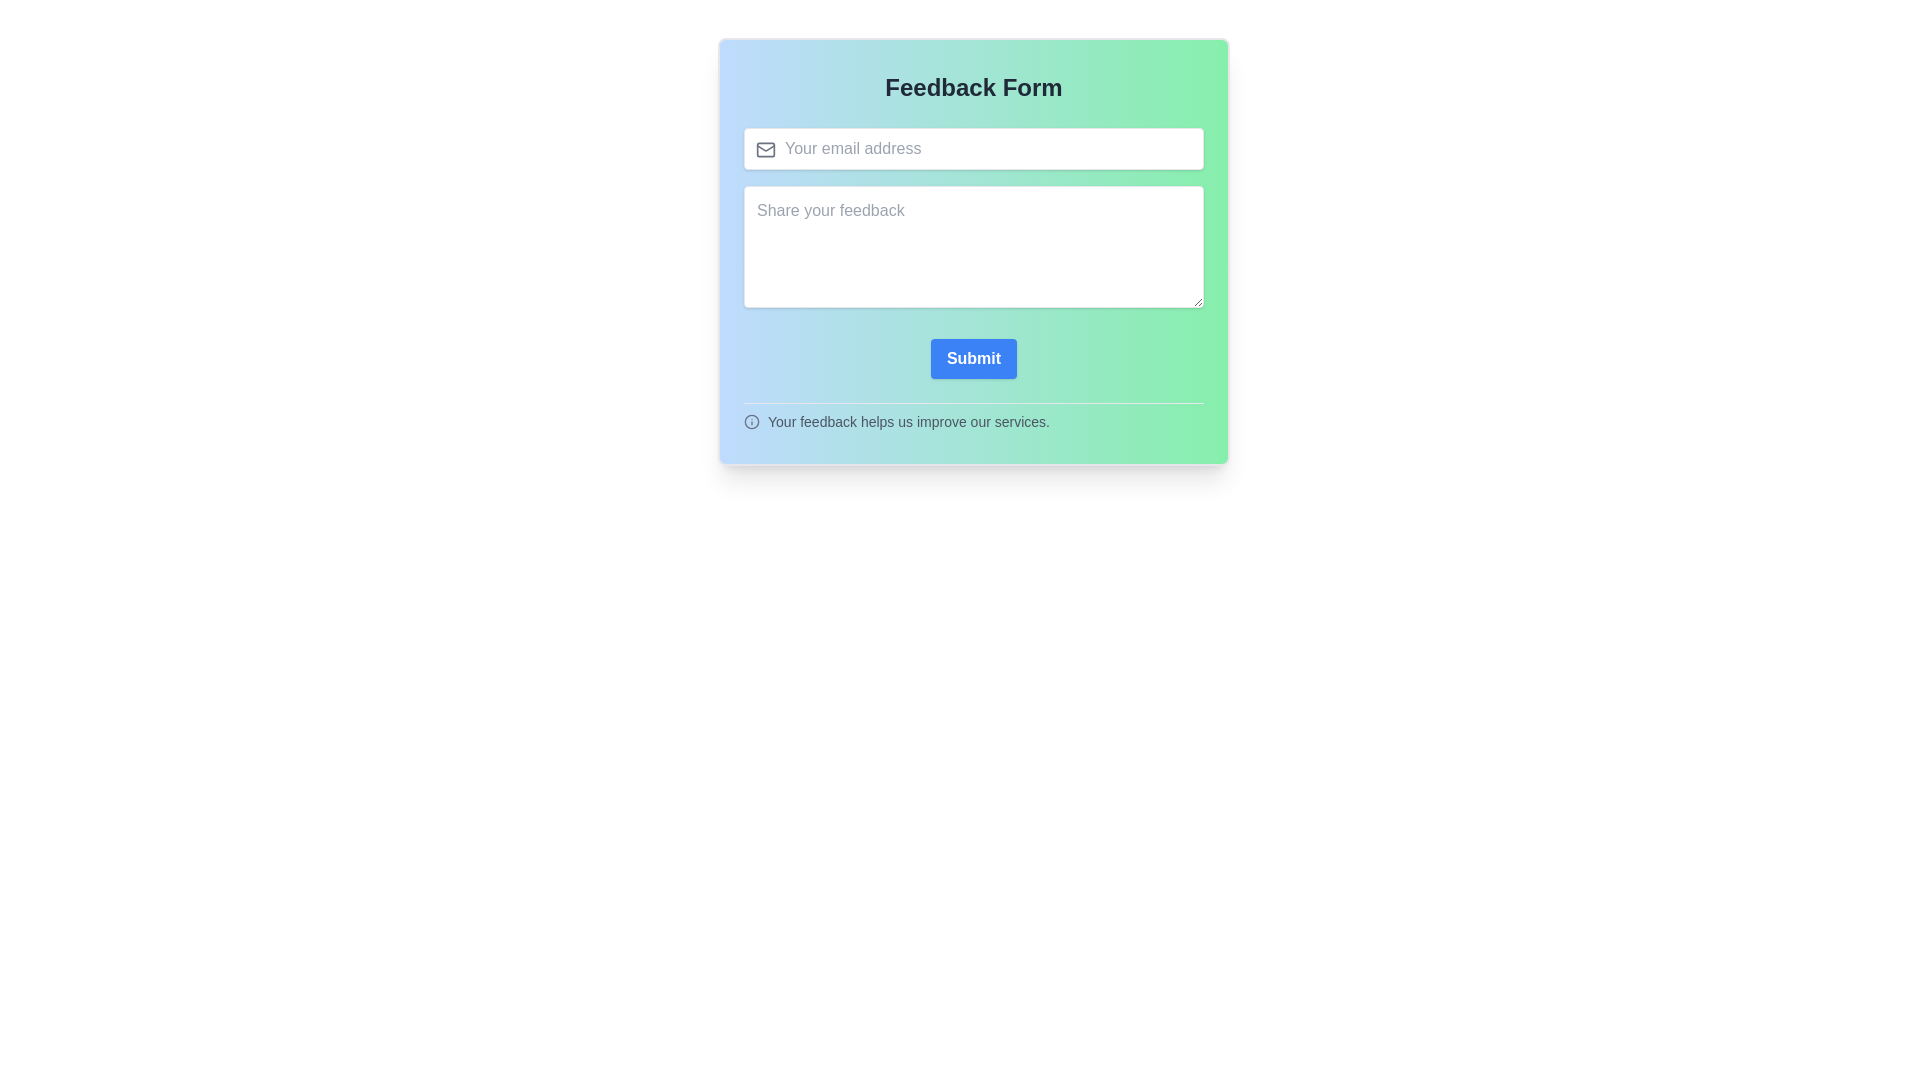 This screenshot has width=1920, height=1080. Describe the element at coordinates (974, 357) in the screenshot. I see `the submit button located below the user comments text input field in the feedback form to initiate the submission action` at that location.